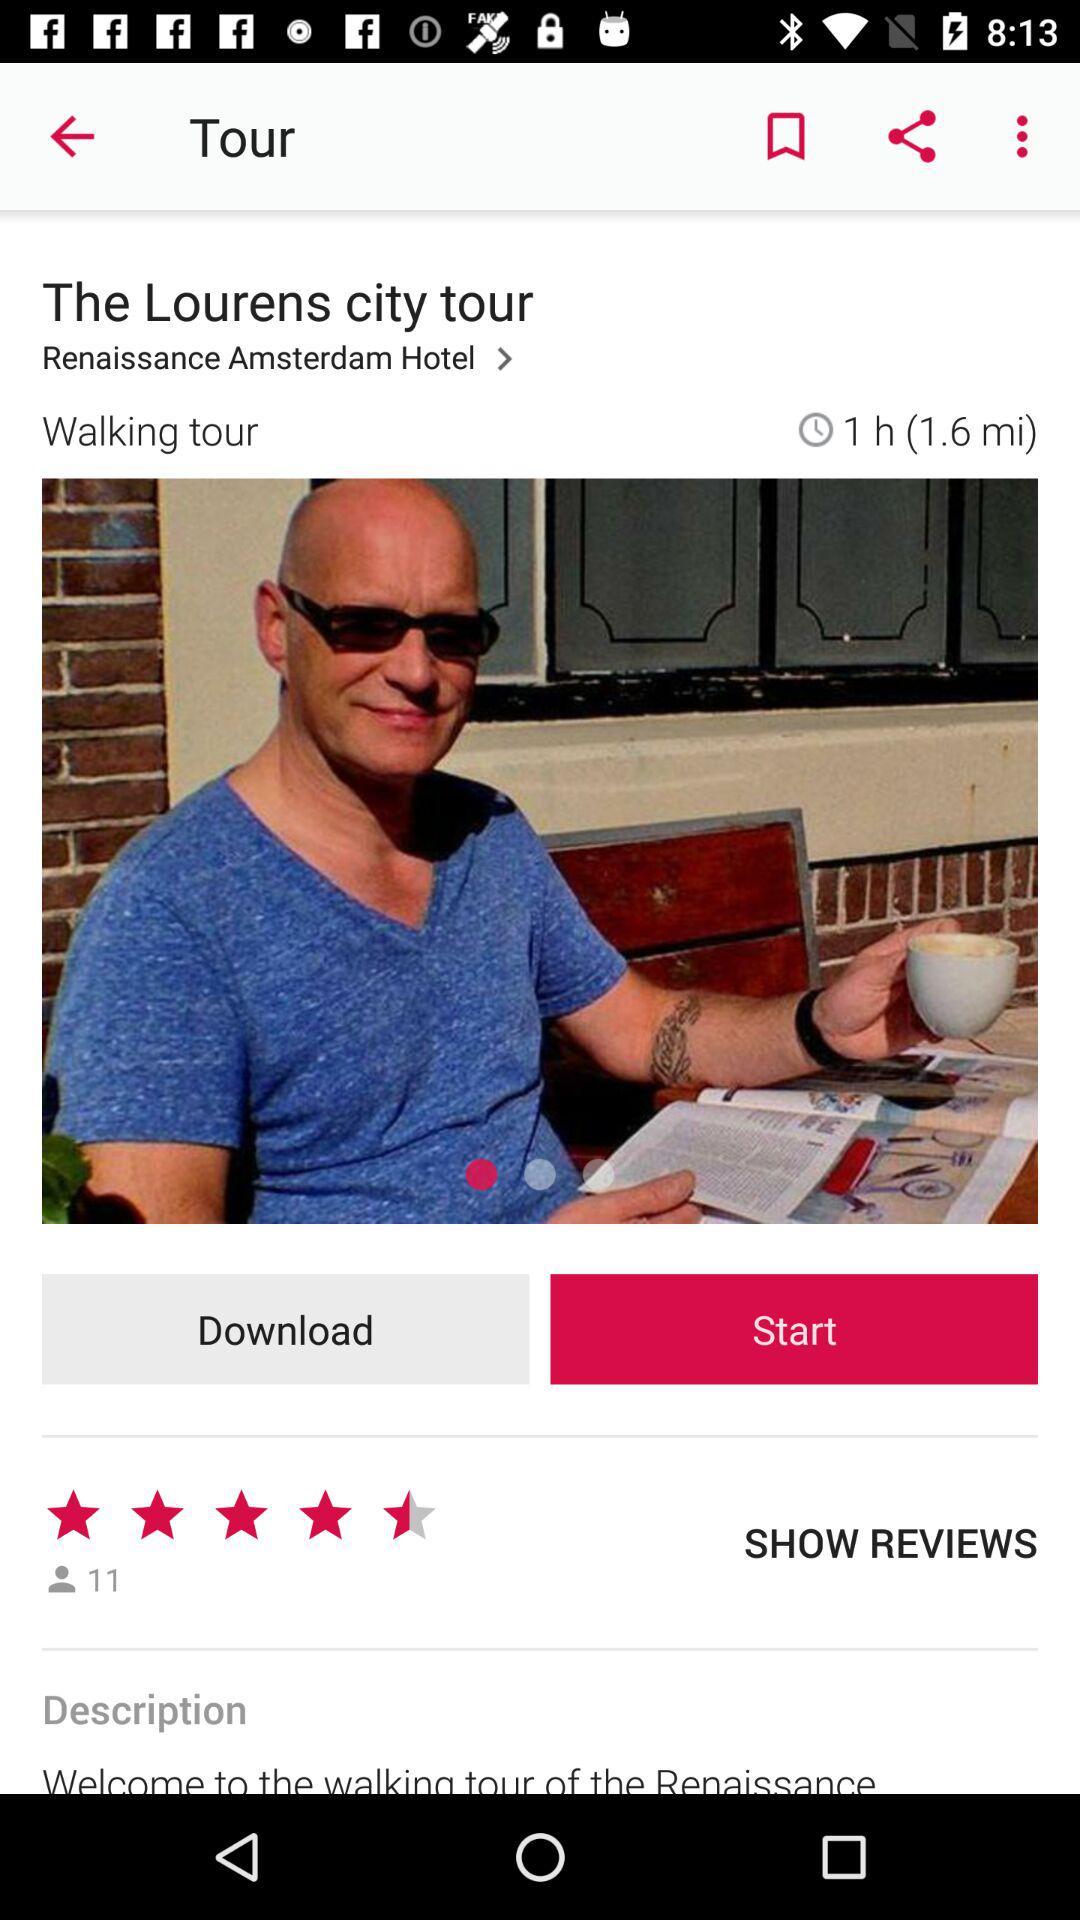 This screenshot has height=1920, width=1080. Describe the element at coordinates (785, 135) in the screenshot. I see `the item next to tour item` at that location.